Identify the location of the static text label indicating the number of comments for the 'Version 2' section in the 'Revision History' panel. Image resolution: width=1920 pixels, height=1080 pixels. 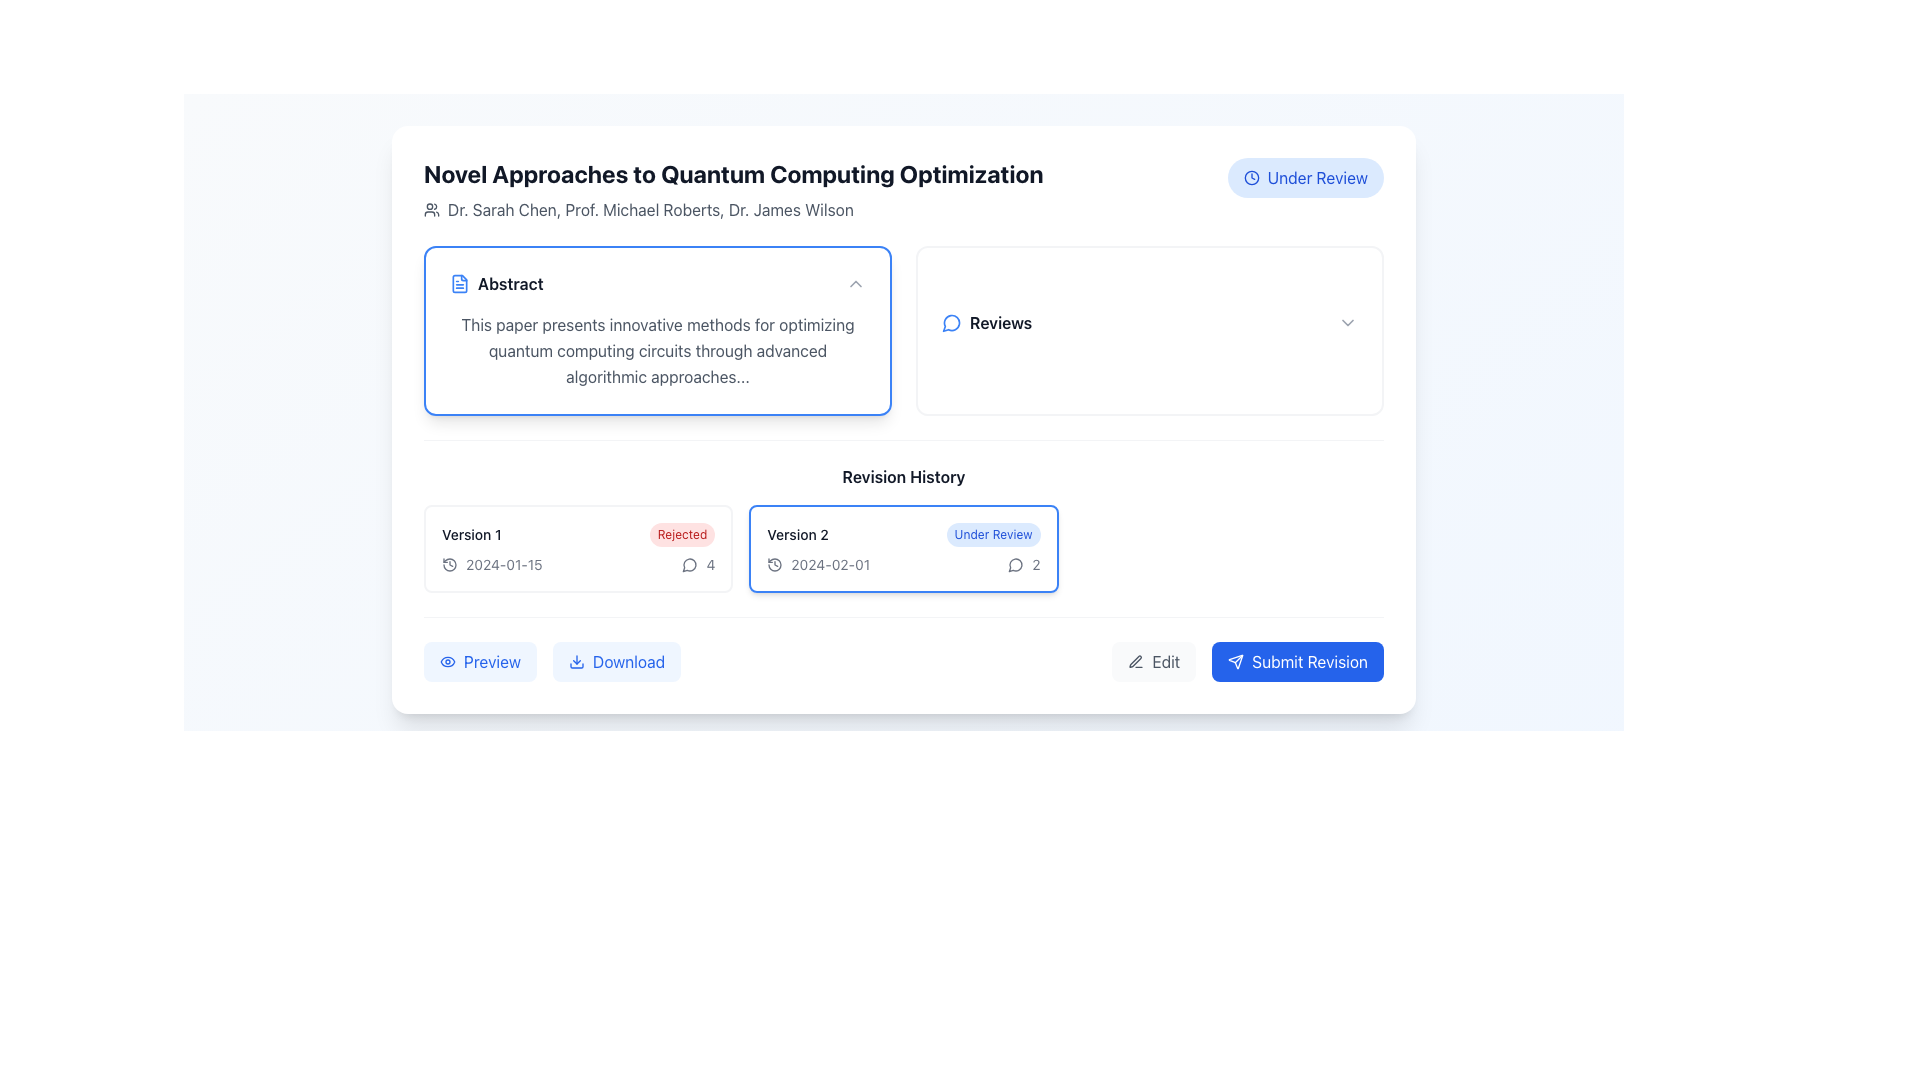
(1036, 564).